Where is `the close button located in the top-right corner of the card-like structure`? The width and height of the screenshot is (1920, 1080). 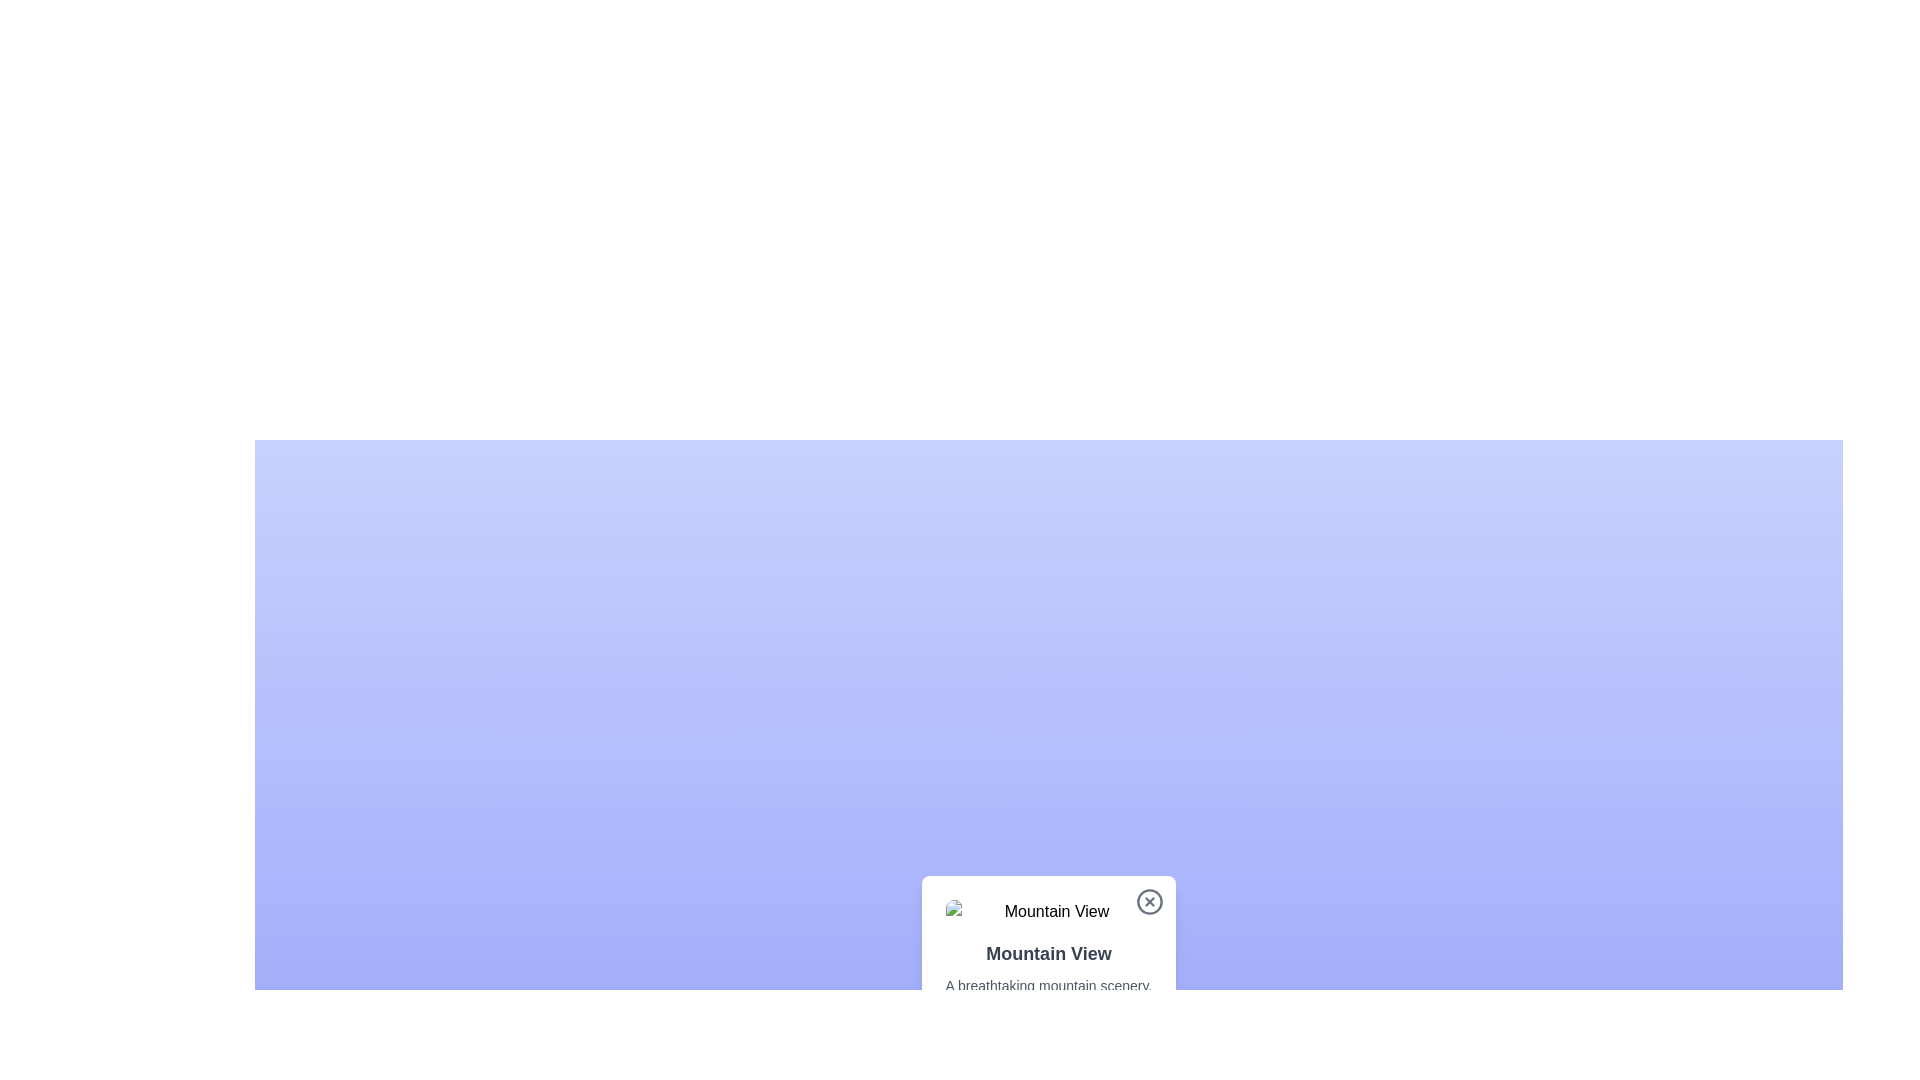
the close button located in the top-right corner of the card-like structure is located at coordinates (1150, 902).